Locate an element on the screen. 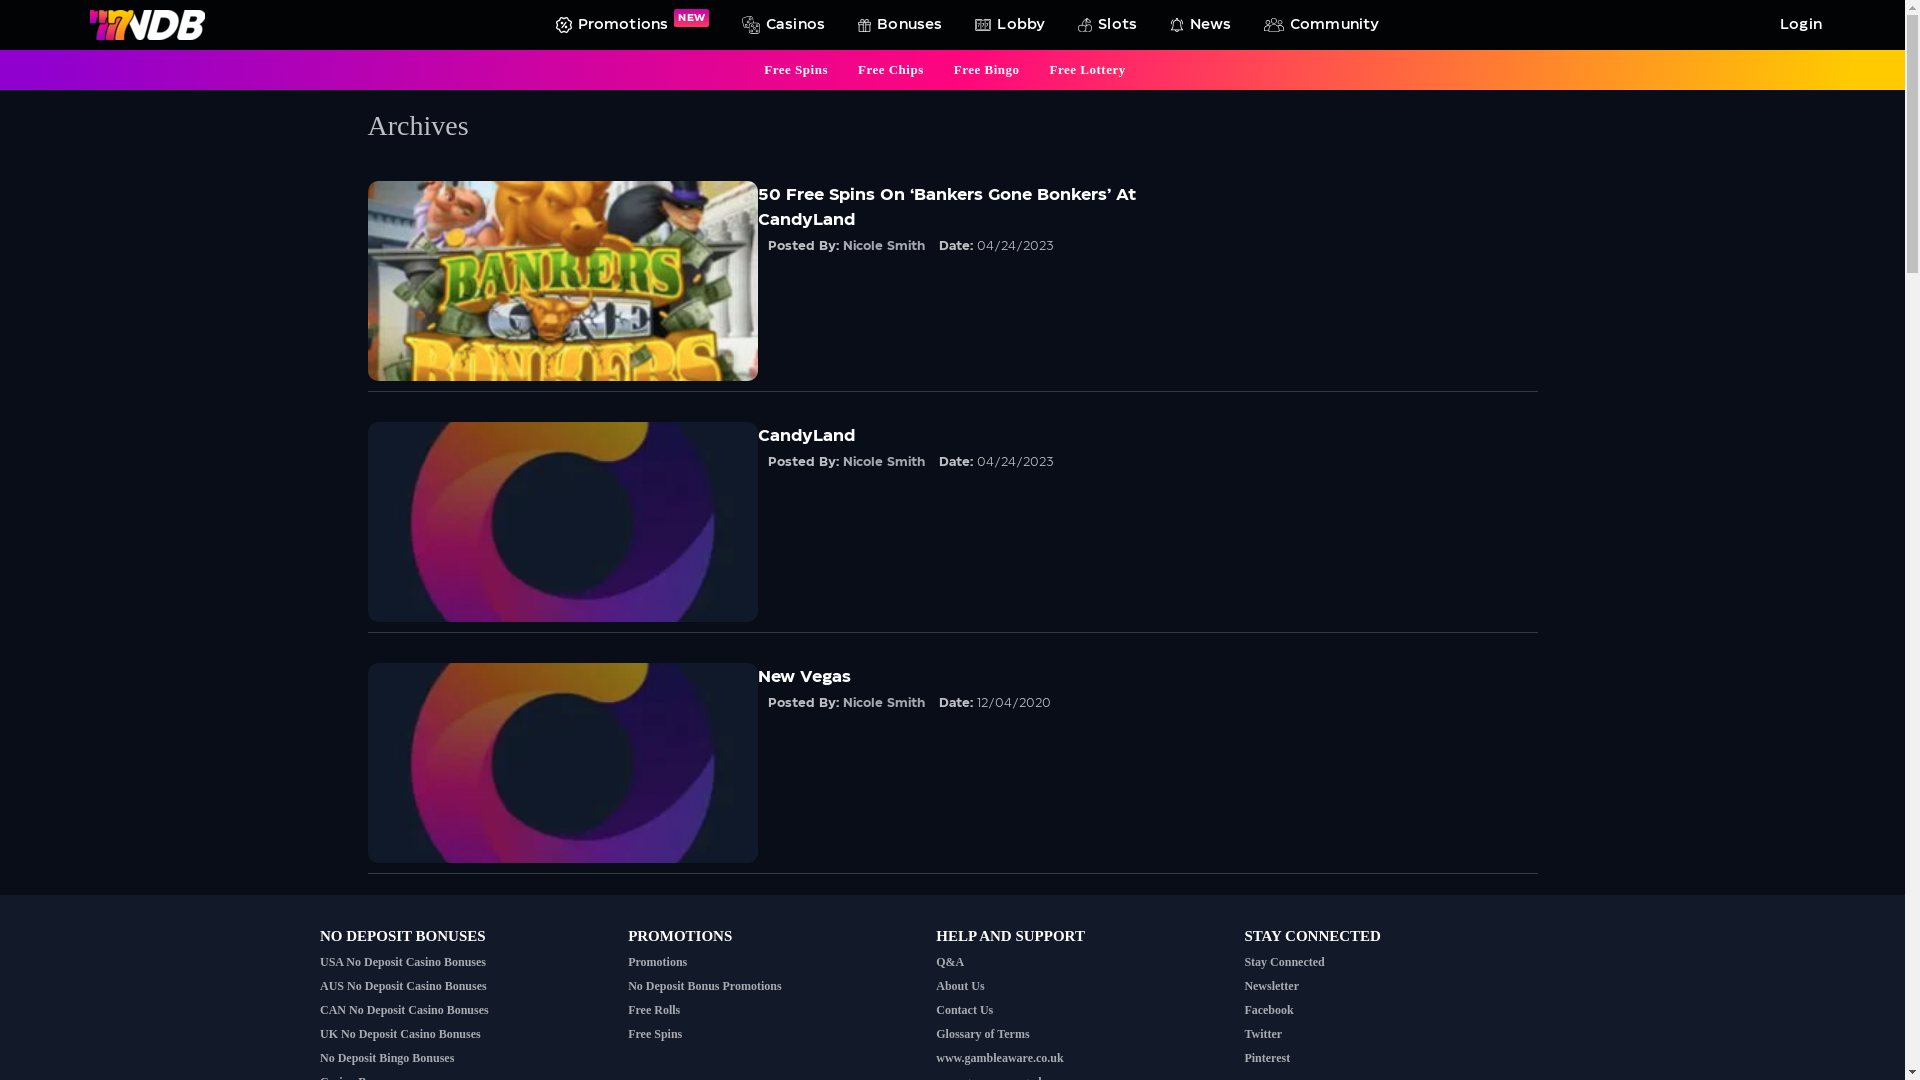 The image size is (1920, 1080). 'Nicole Smith' is located at coordinates (882, 245).